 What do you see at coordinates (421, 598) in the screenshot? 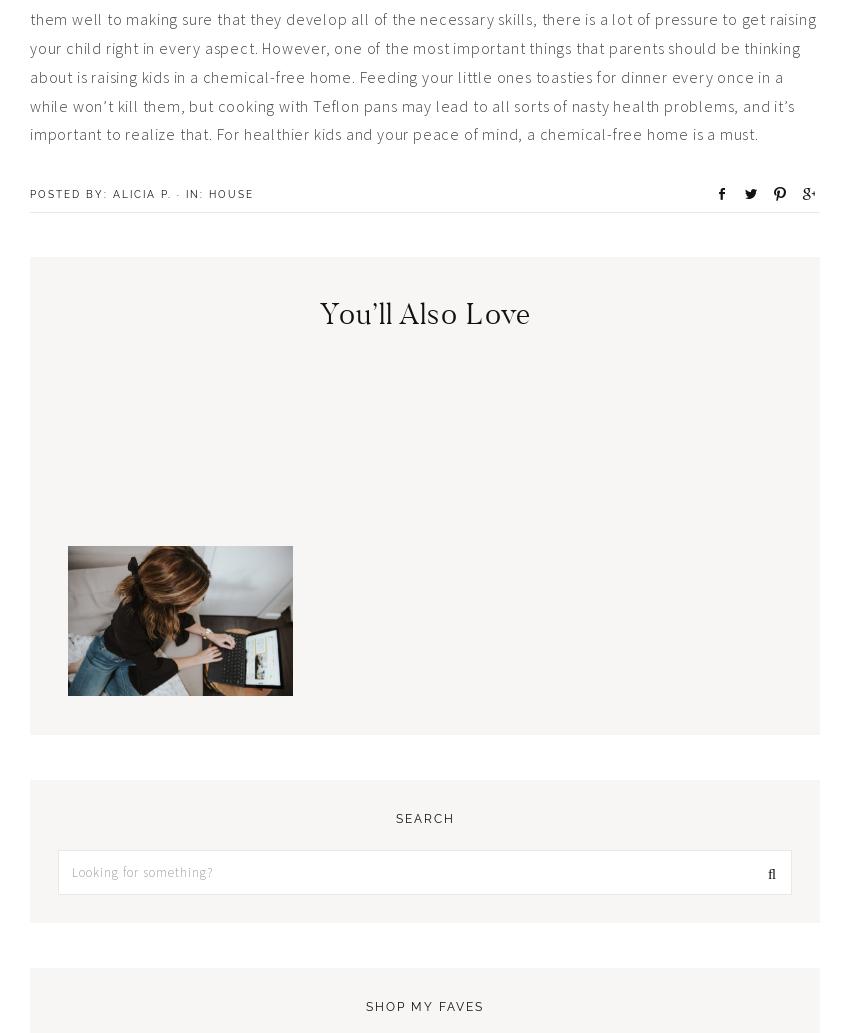
I see `'The Role of Customized Men’s T-Shirts in Modern Society'` at bounding box center [421, 598].